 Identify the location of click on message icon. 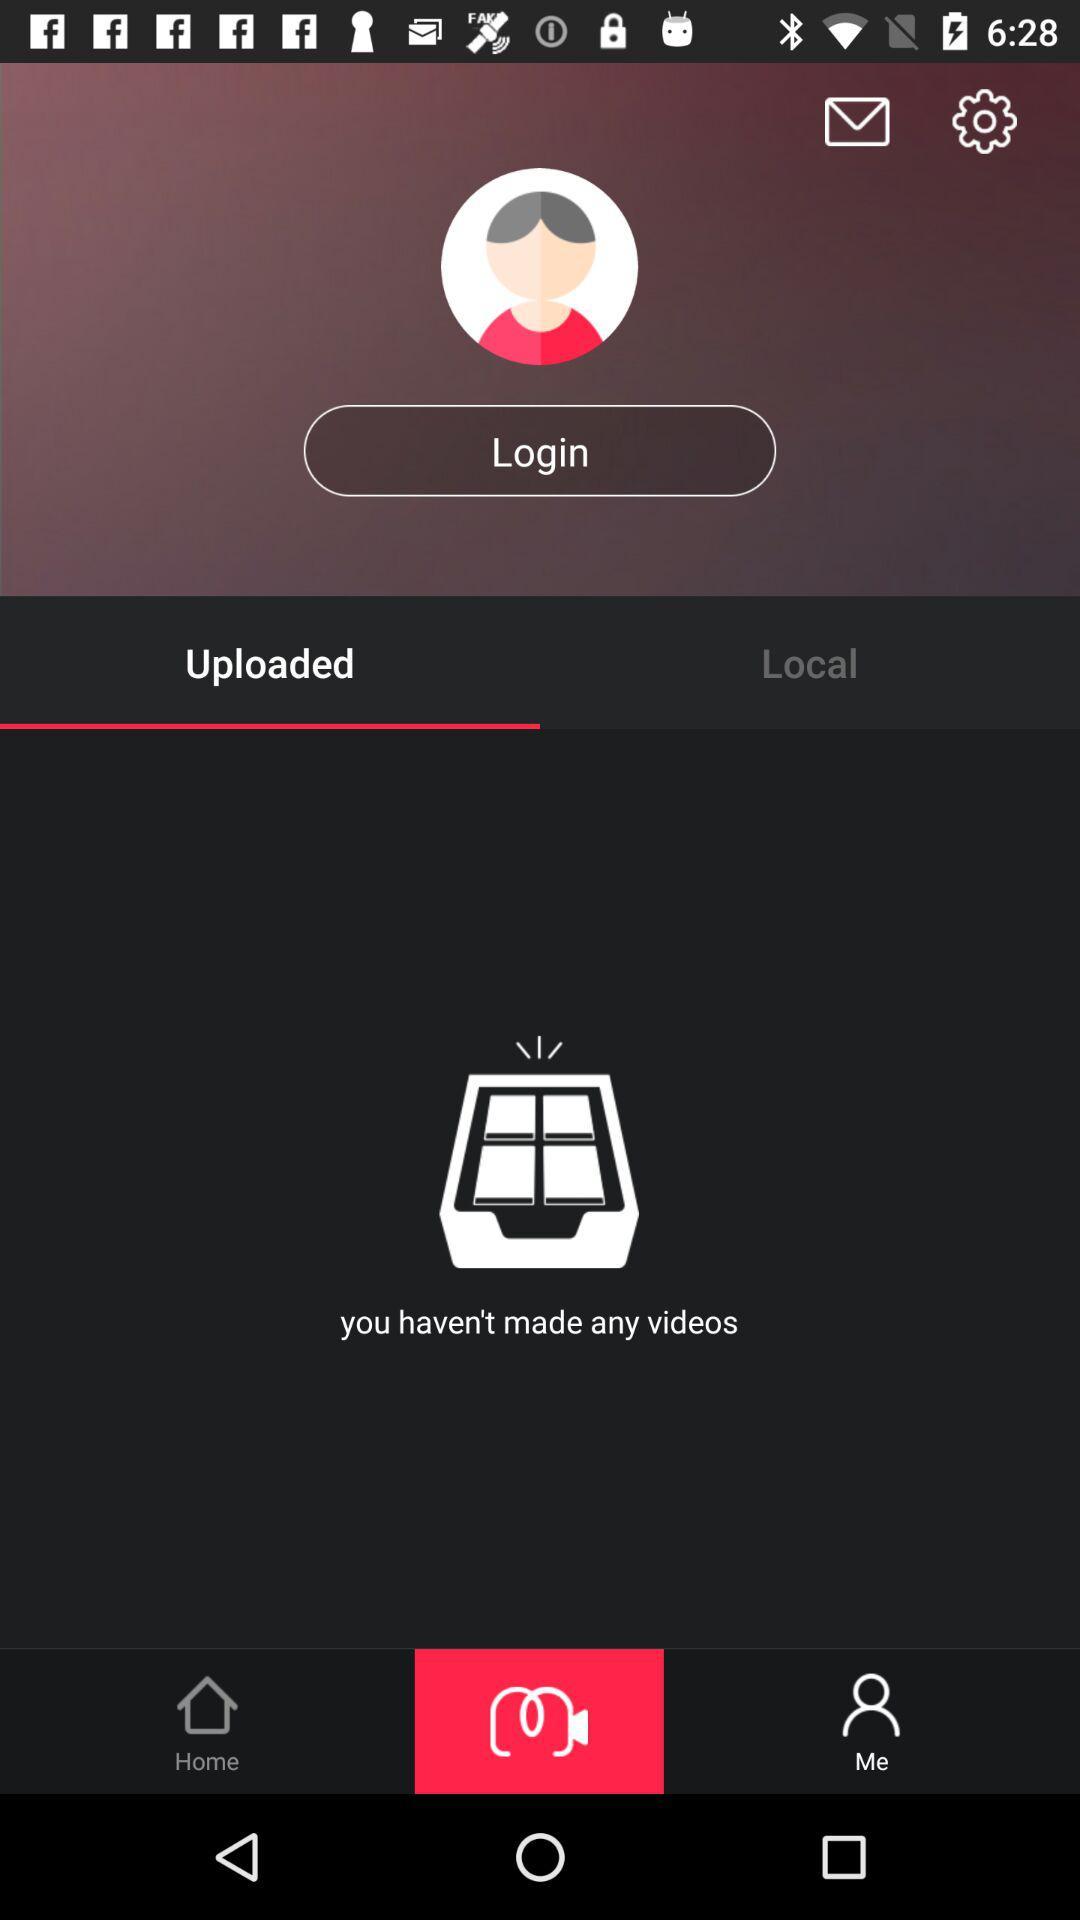
(856, 120).